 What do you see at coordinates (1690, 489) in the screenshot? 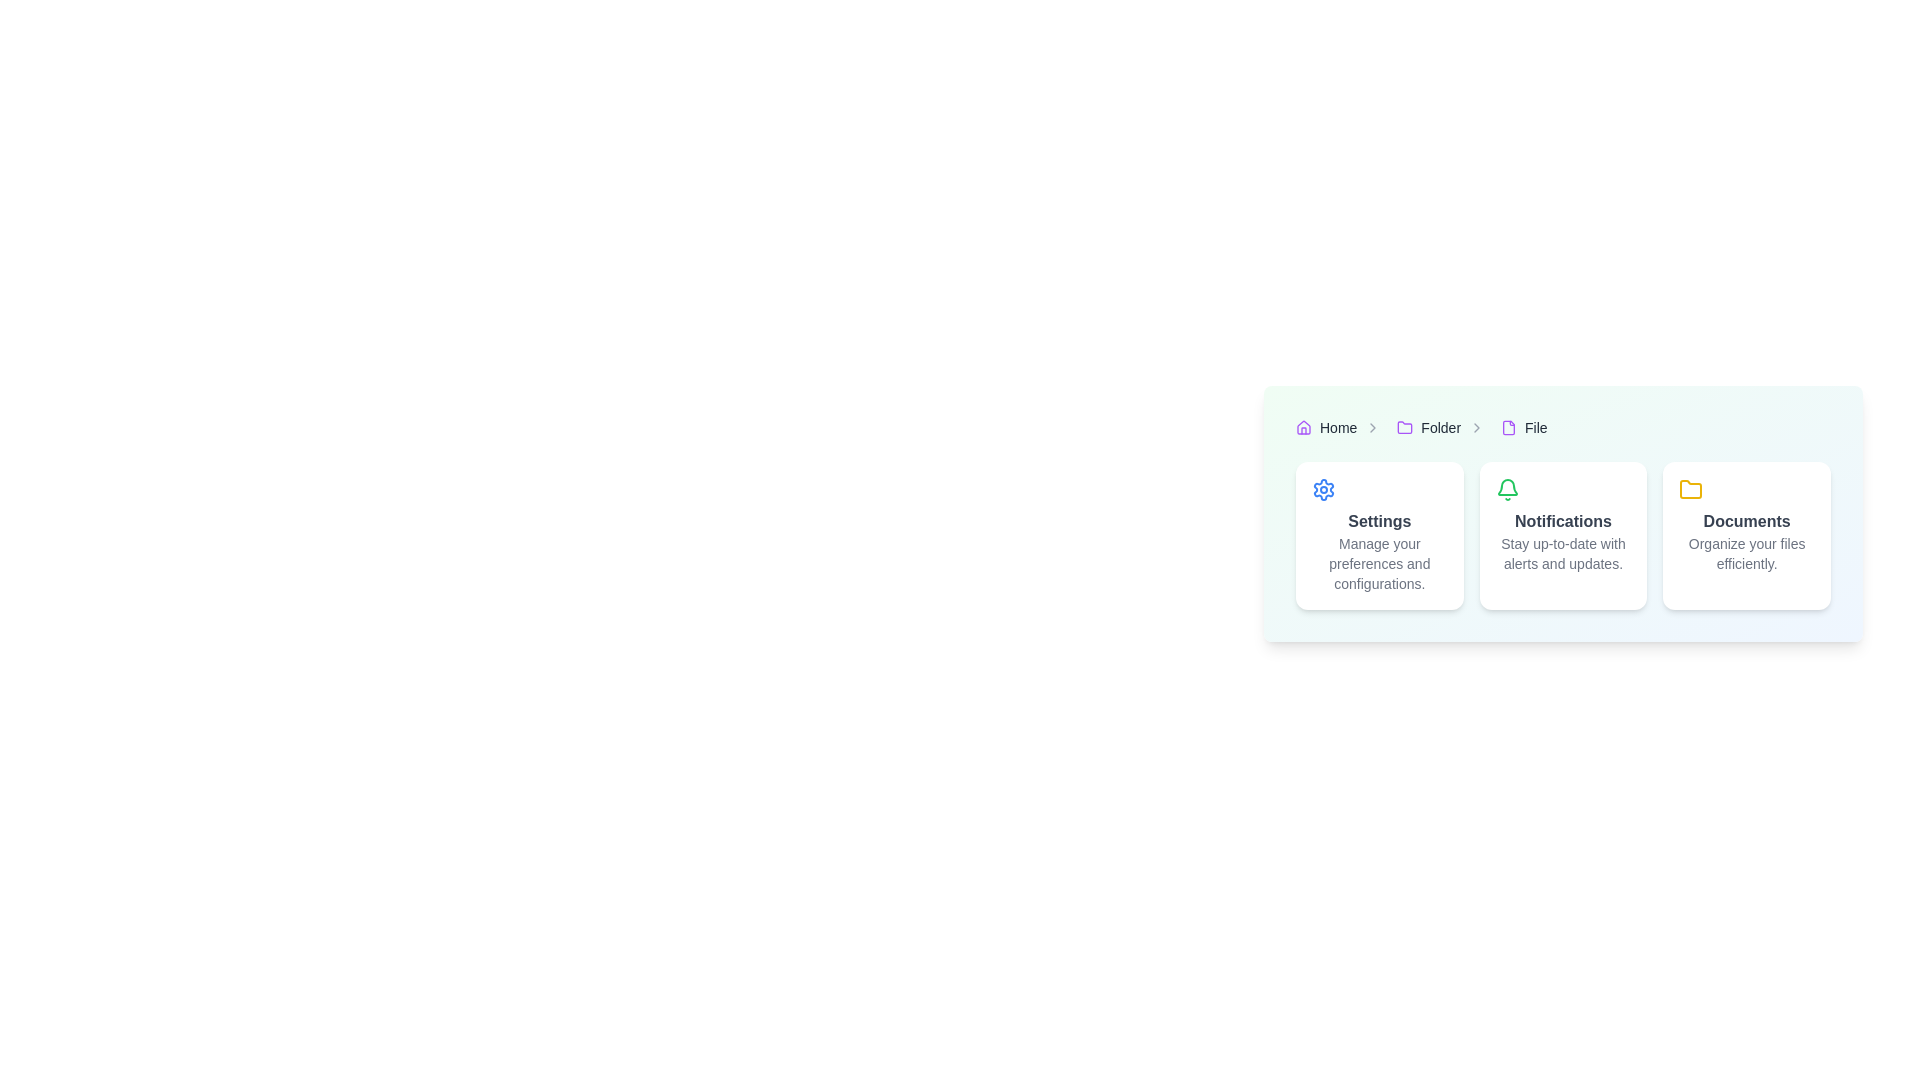
I see `the small yellow folder-shaped icon located at the top-left corner of the 'Documents' card` at bounding box center [1690, 489].